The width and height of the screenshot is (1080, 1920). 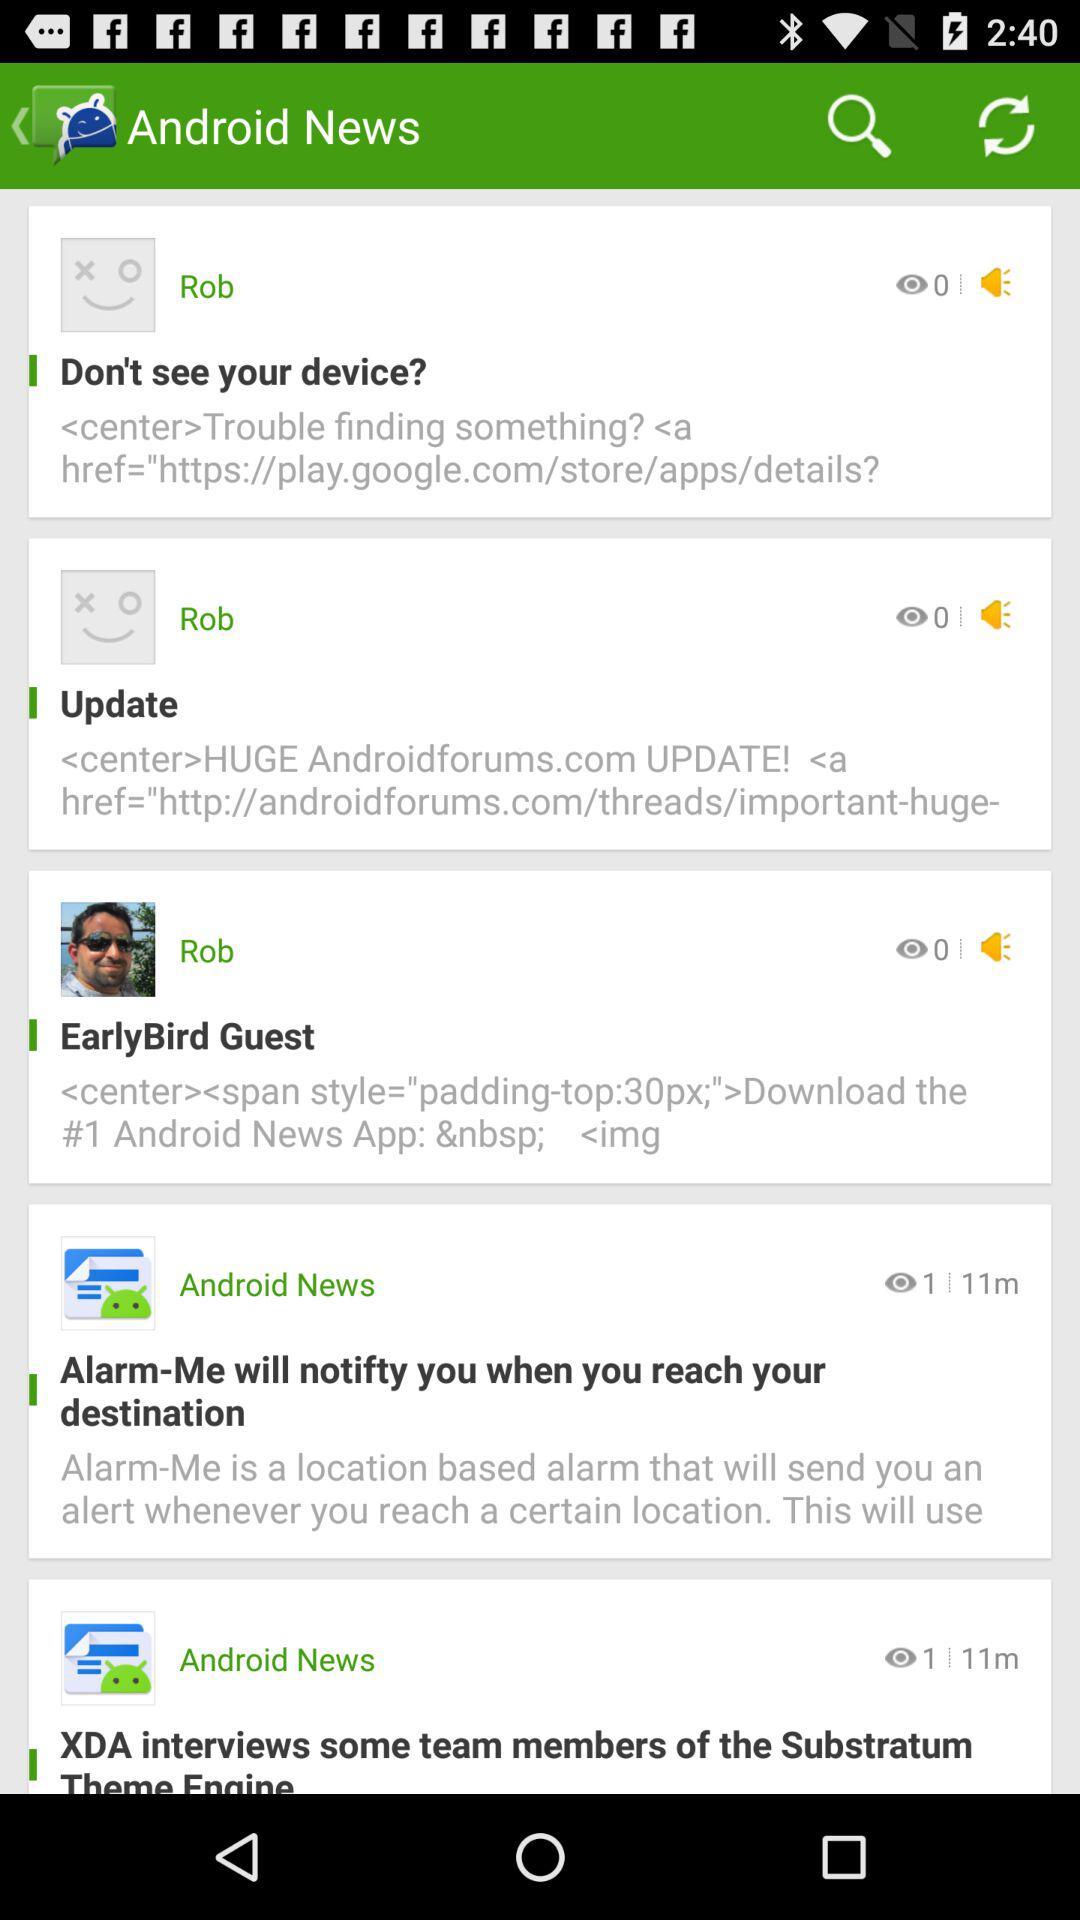 What do you see at coordinates (108, 948) in the screenshot?
I see `the image  above earlybird guest` at bounding box center [108, 948].